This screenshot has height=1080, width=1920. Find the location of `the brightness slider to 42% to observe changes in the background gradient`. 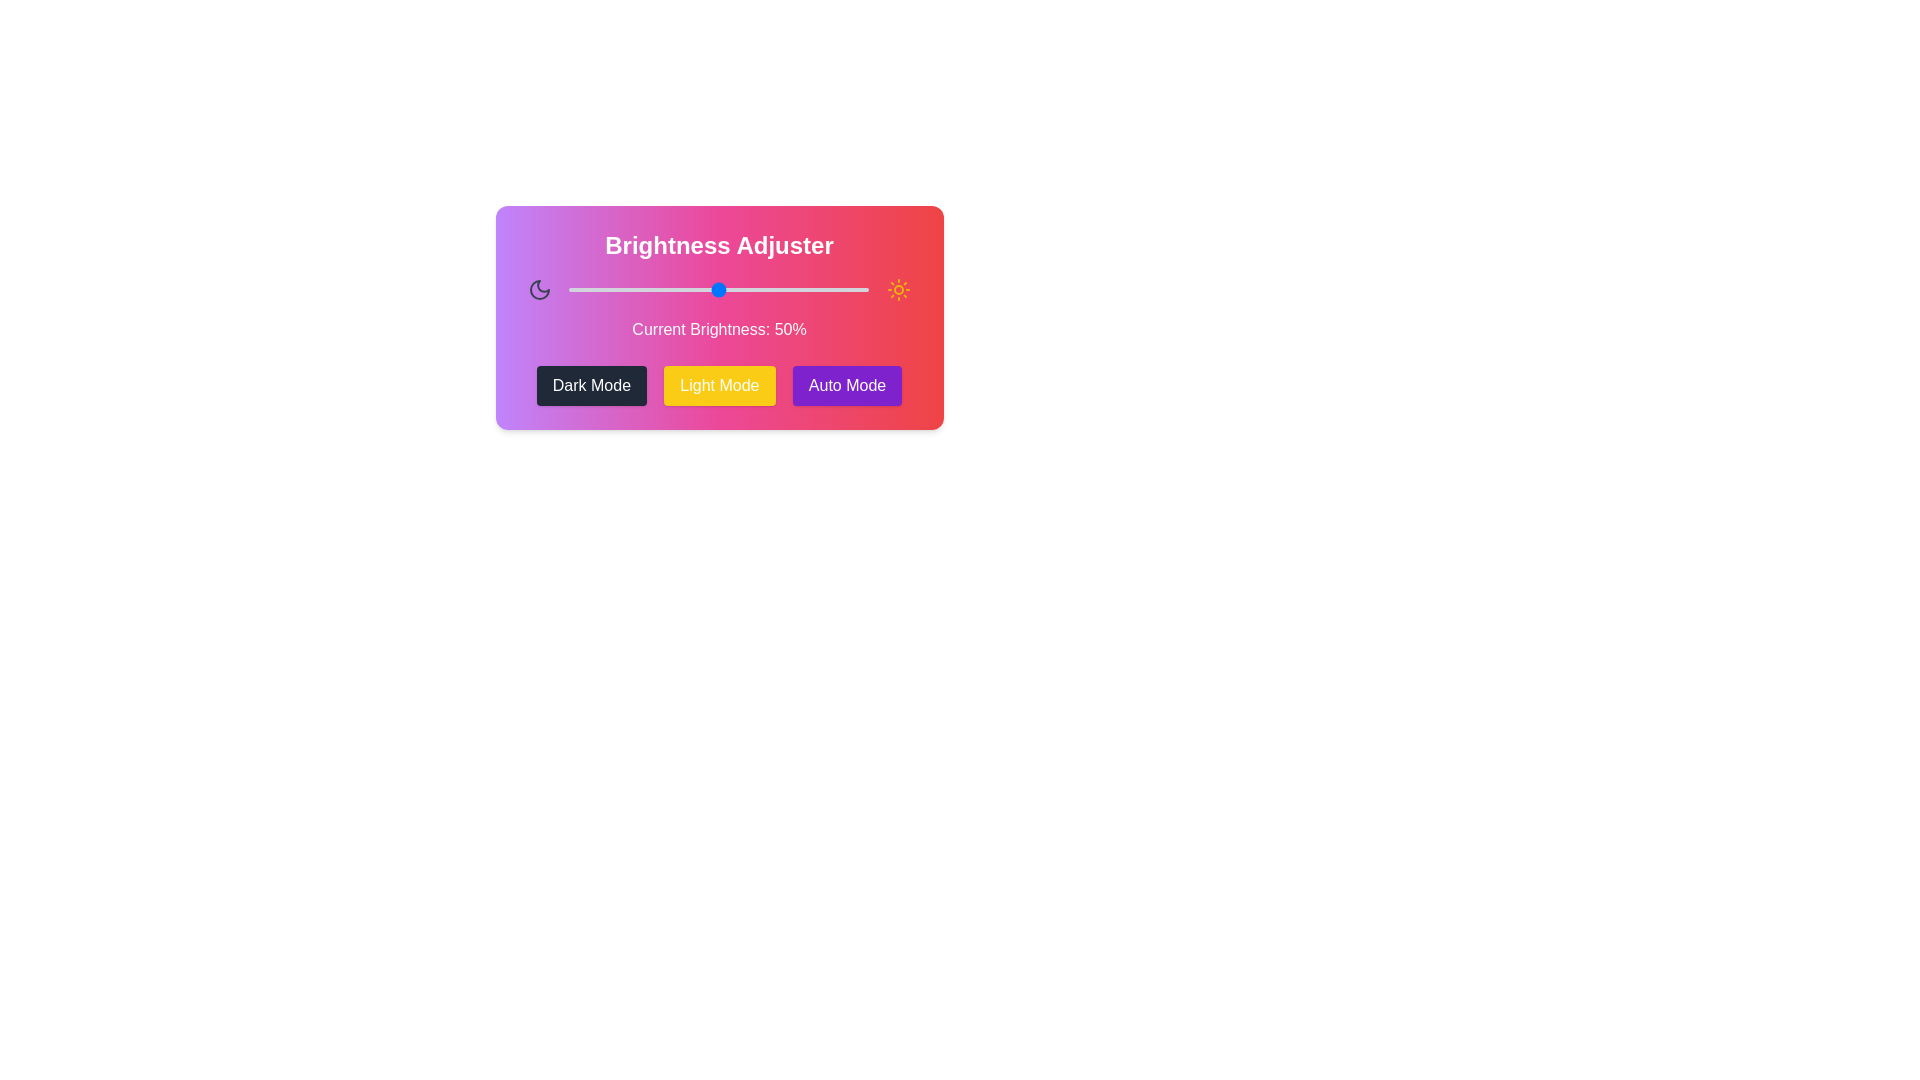

the brightness slider to 42% to observe changes in the background gradient is located at coordinates (695, 289).